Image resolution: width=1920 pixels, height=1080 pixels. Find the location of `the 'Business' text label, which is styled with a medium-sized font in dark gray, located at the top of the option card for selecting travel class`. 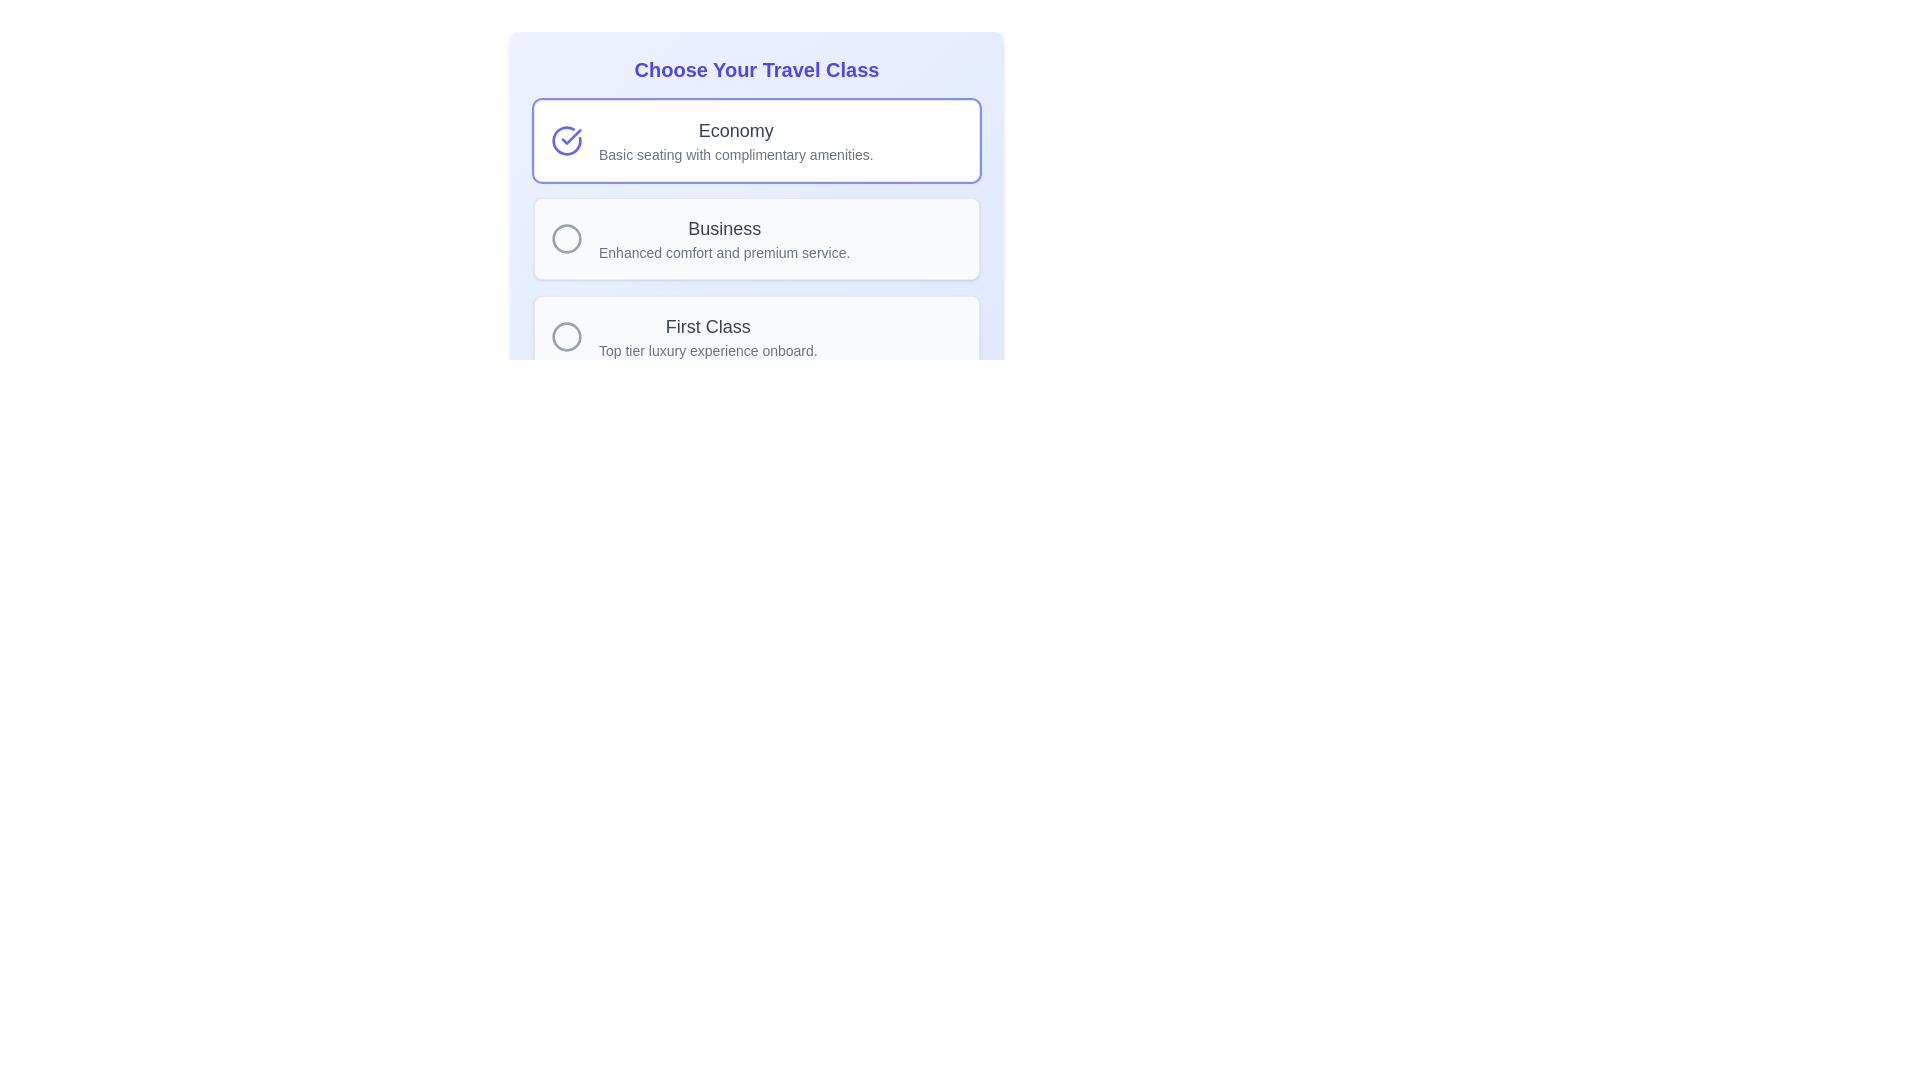

the 'Business' text label, which is styled with a medium-sized font in dark gray, located at the top of the option card for selecting travel class is located at coordinates (723, 227).